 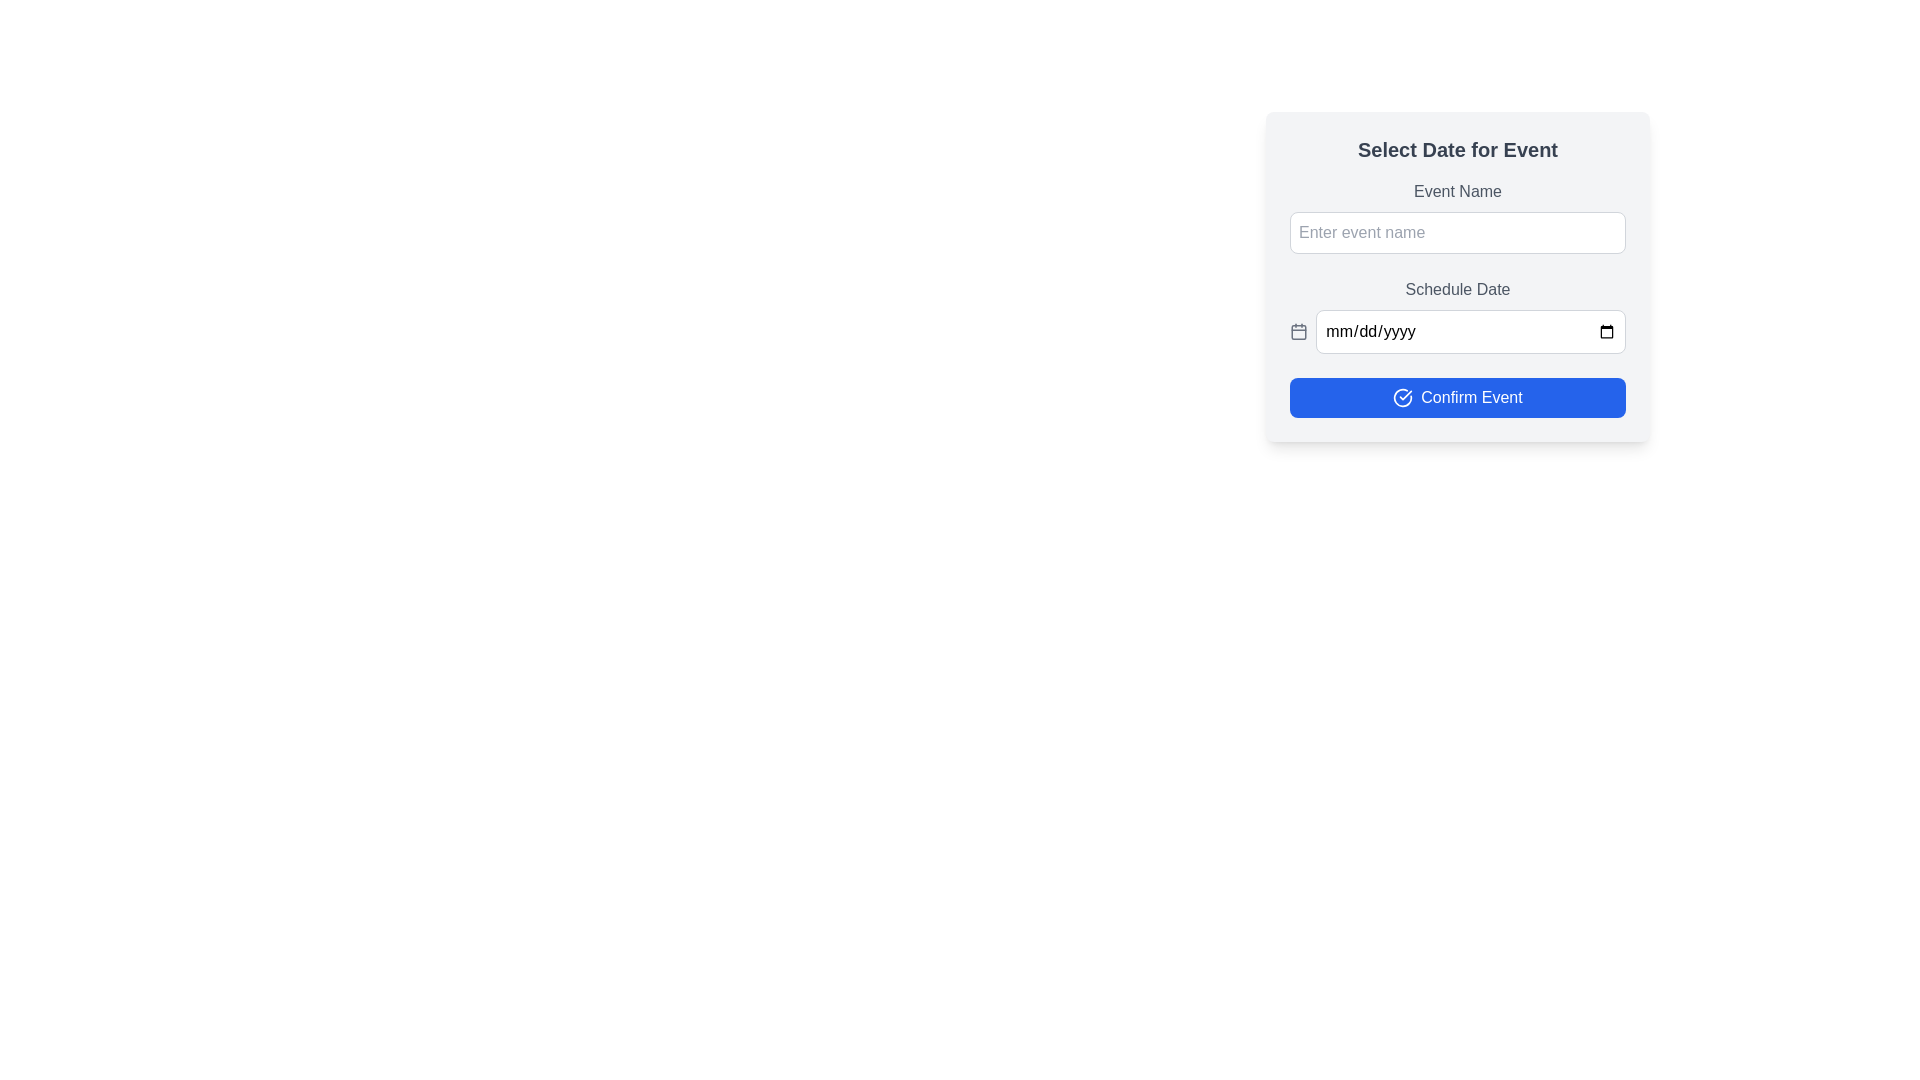 What do you see at coordinates (1458, 397) in the screenshot?
I see `the confirmation button located in the bottom section of the rectangular panel, centered beneath the 'Schedule Date' field` at bounding box center [1458, 397].